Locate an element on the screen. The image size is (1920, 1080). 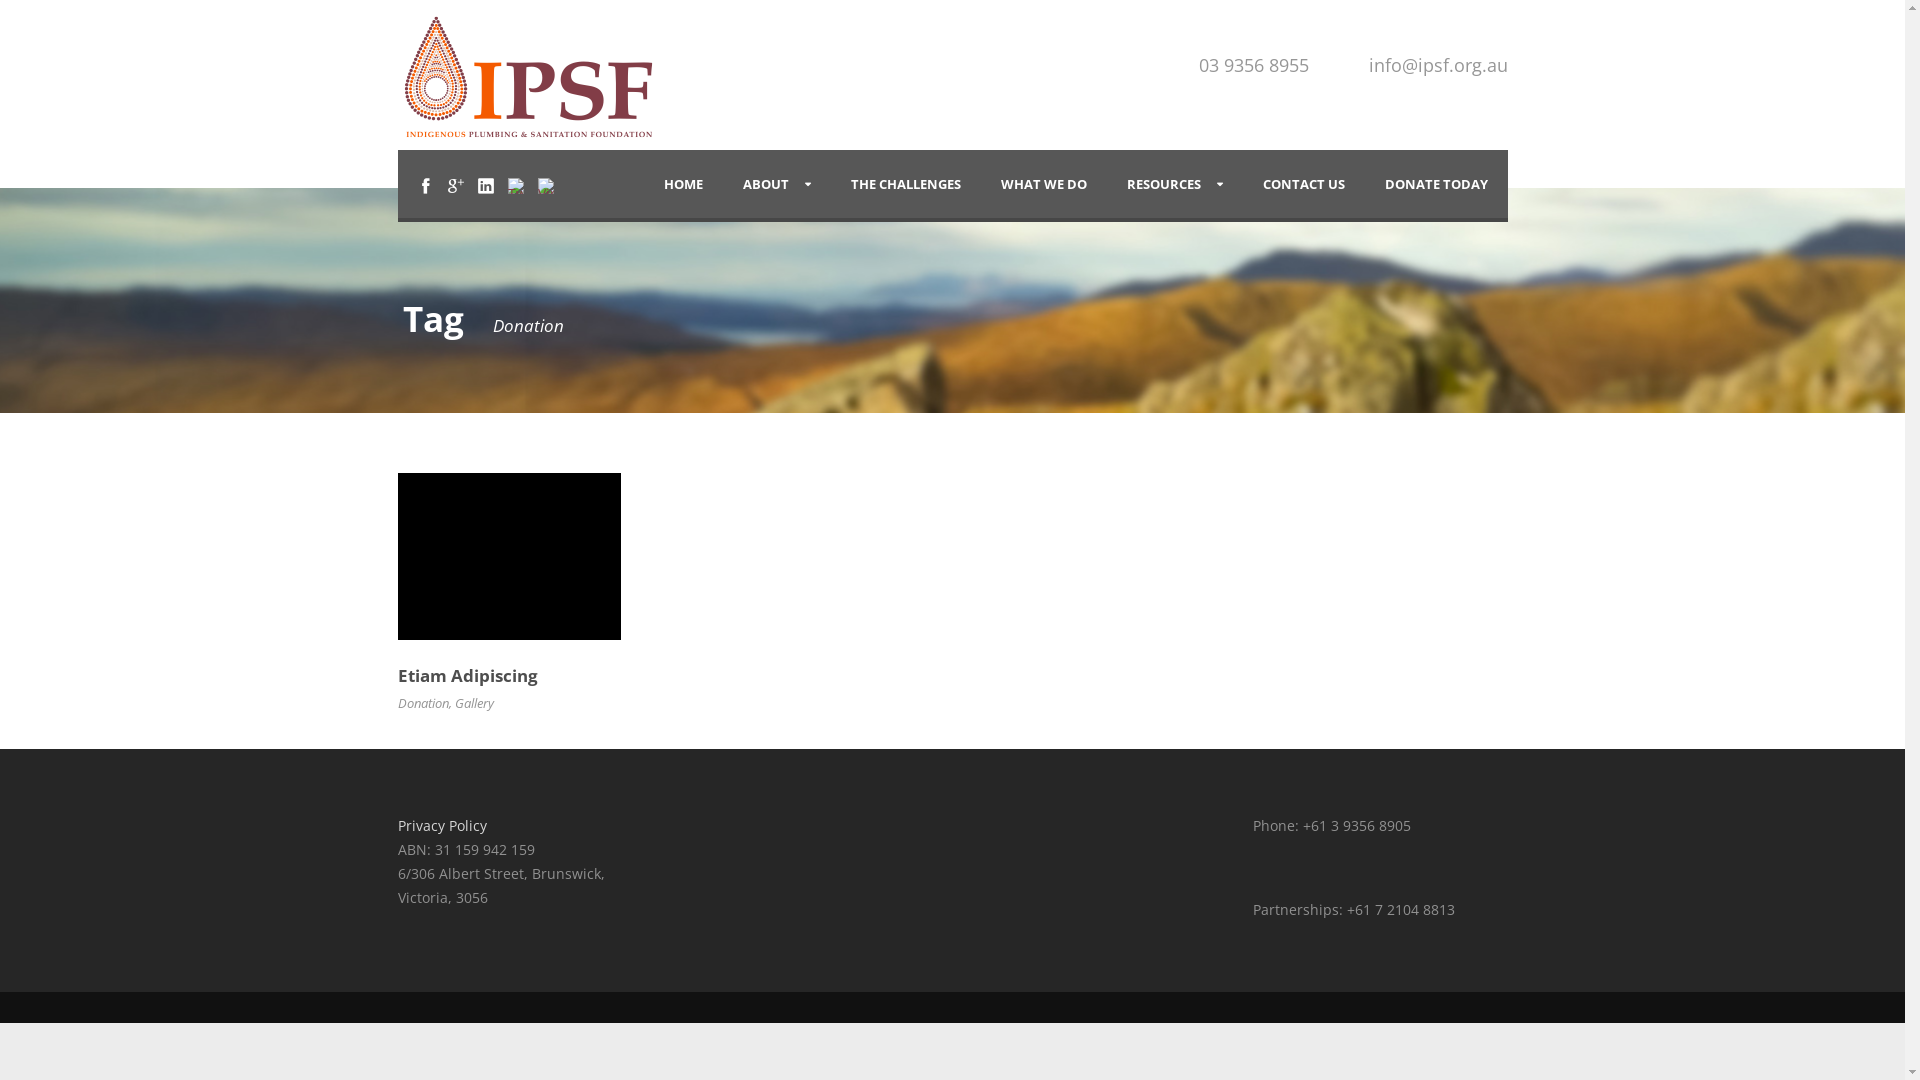
'CONTACT US' is located at coordinates (1302, 184).